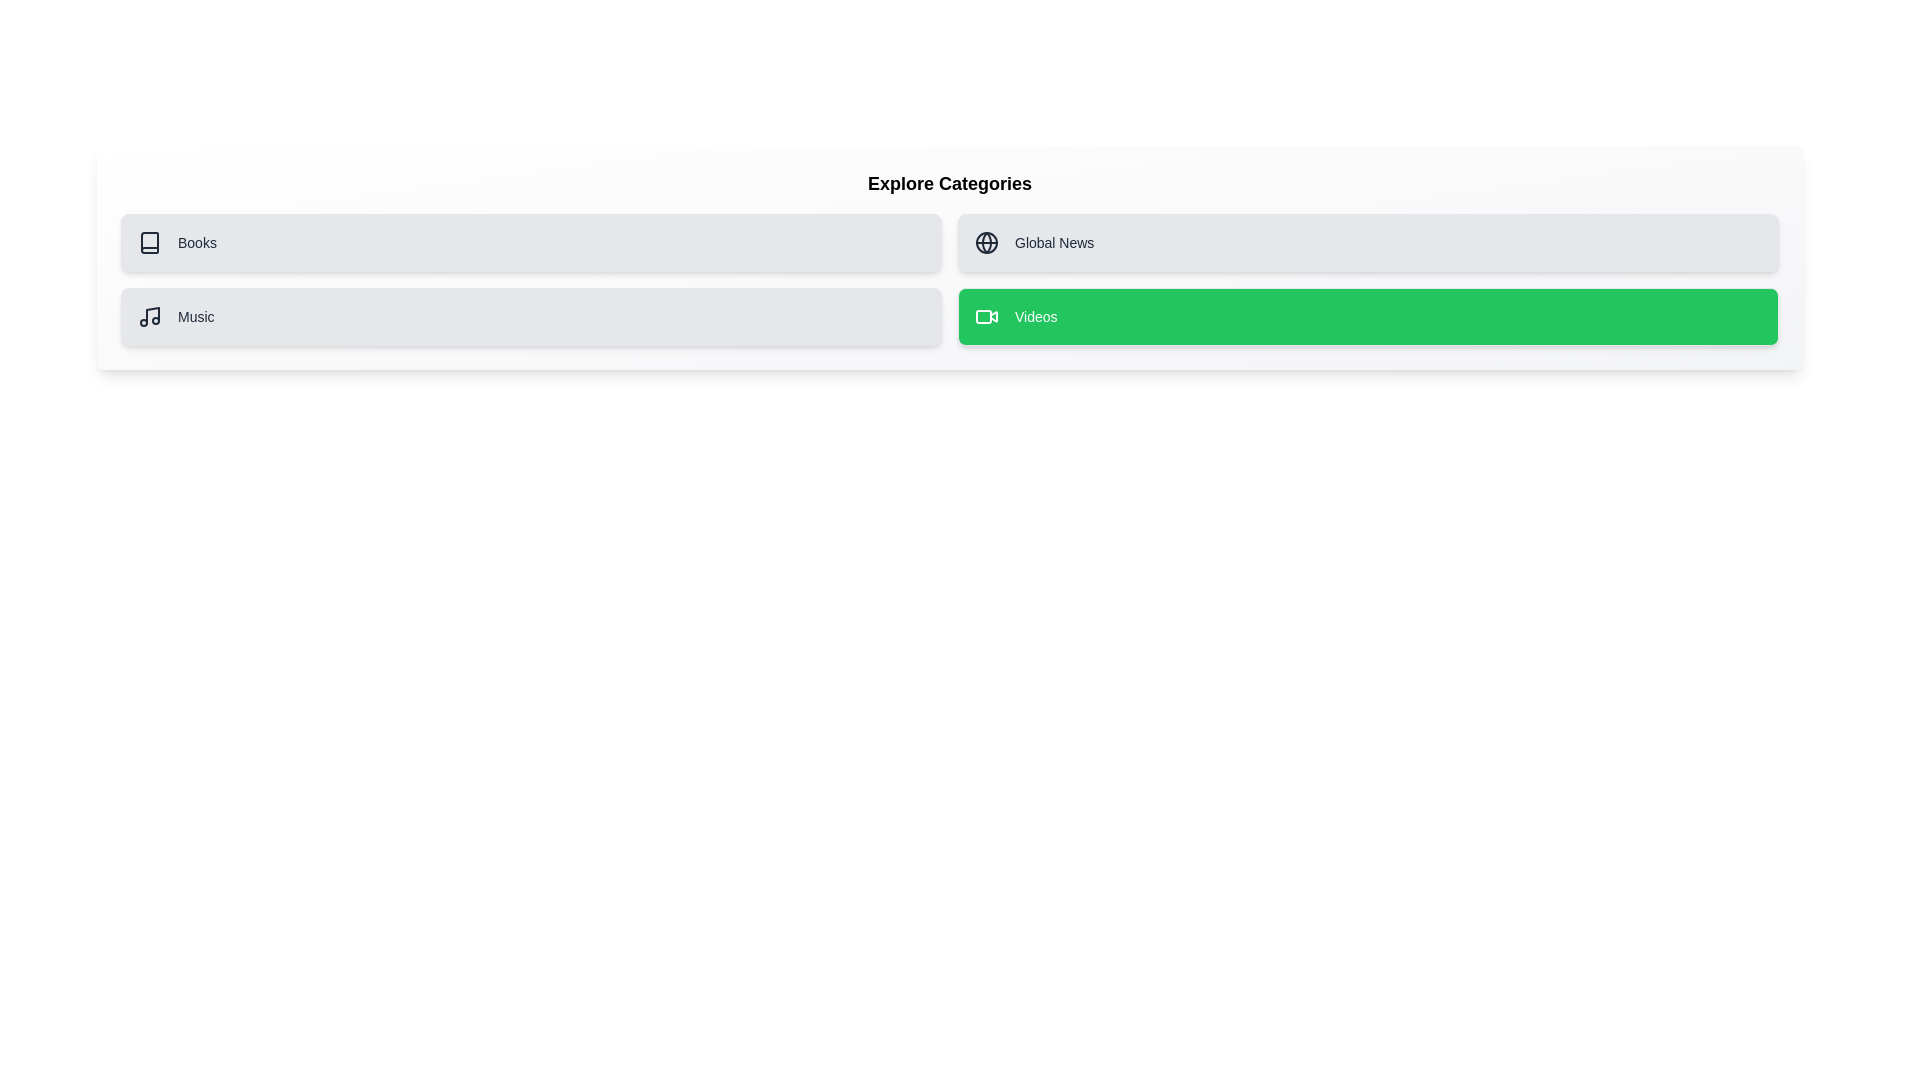 The width and height of the screenshot is (1920, 1080). What do you see at coordinates (531, 315) in the screenshot?
I see `the card labeled Music` at bounding box center [531, 315].